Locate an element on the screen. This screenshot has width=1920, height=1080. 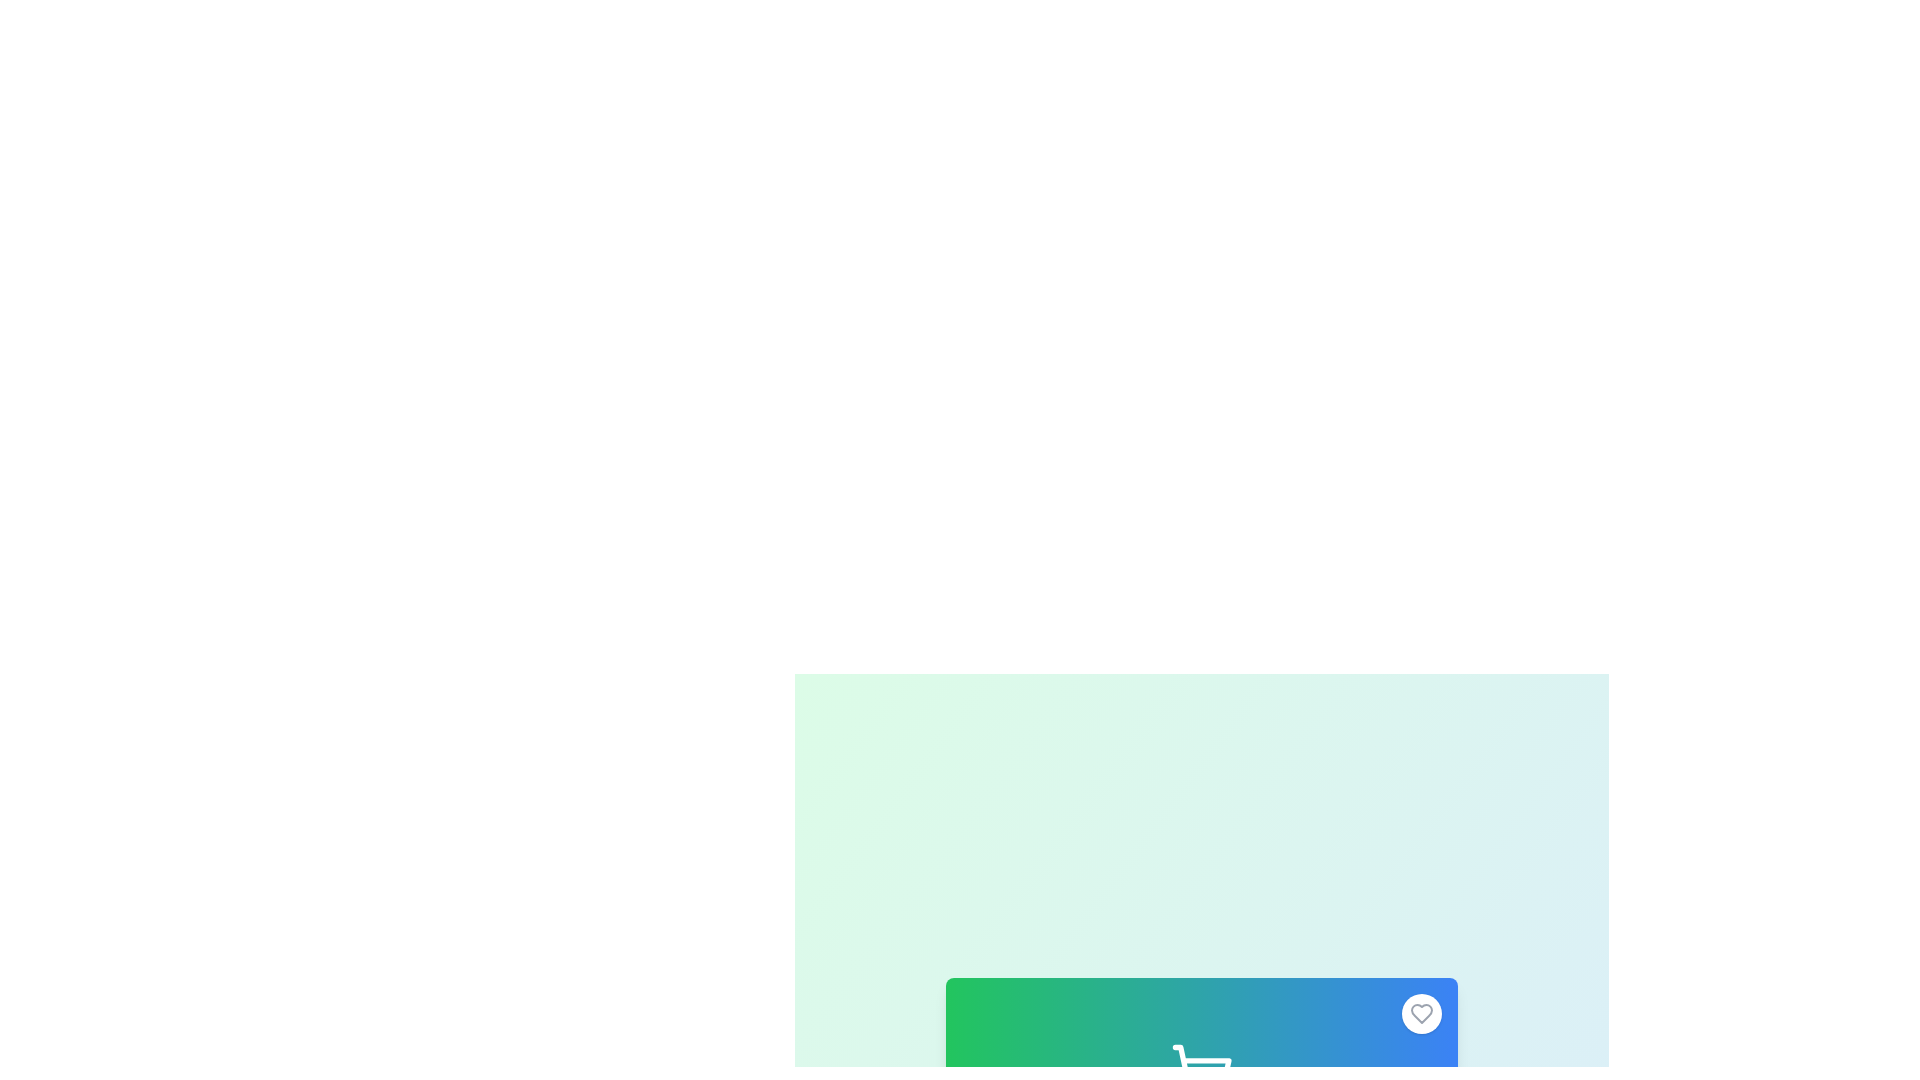
the heart-shaped icon is located at coordinates (1420, 1014).